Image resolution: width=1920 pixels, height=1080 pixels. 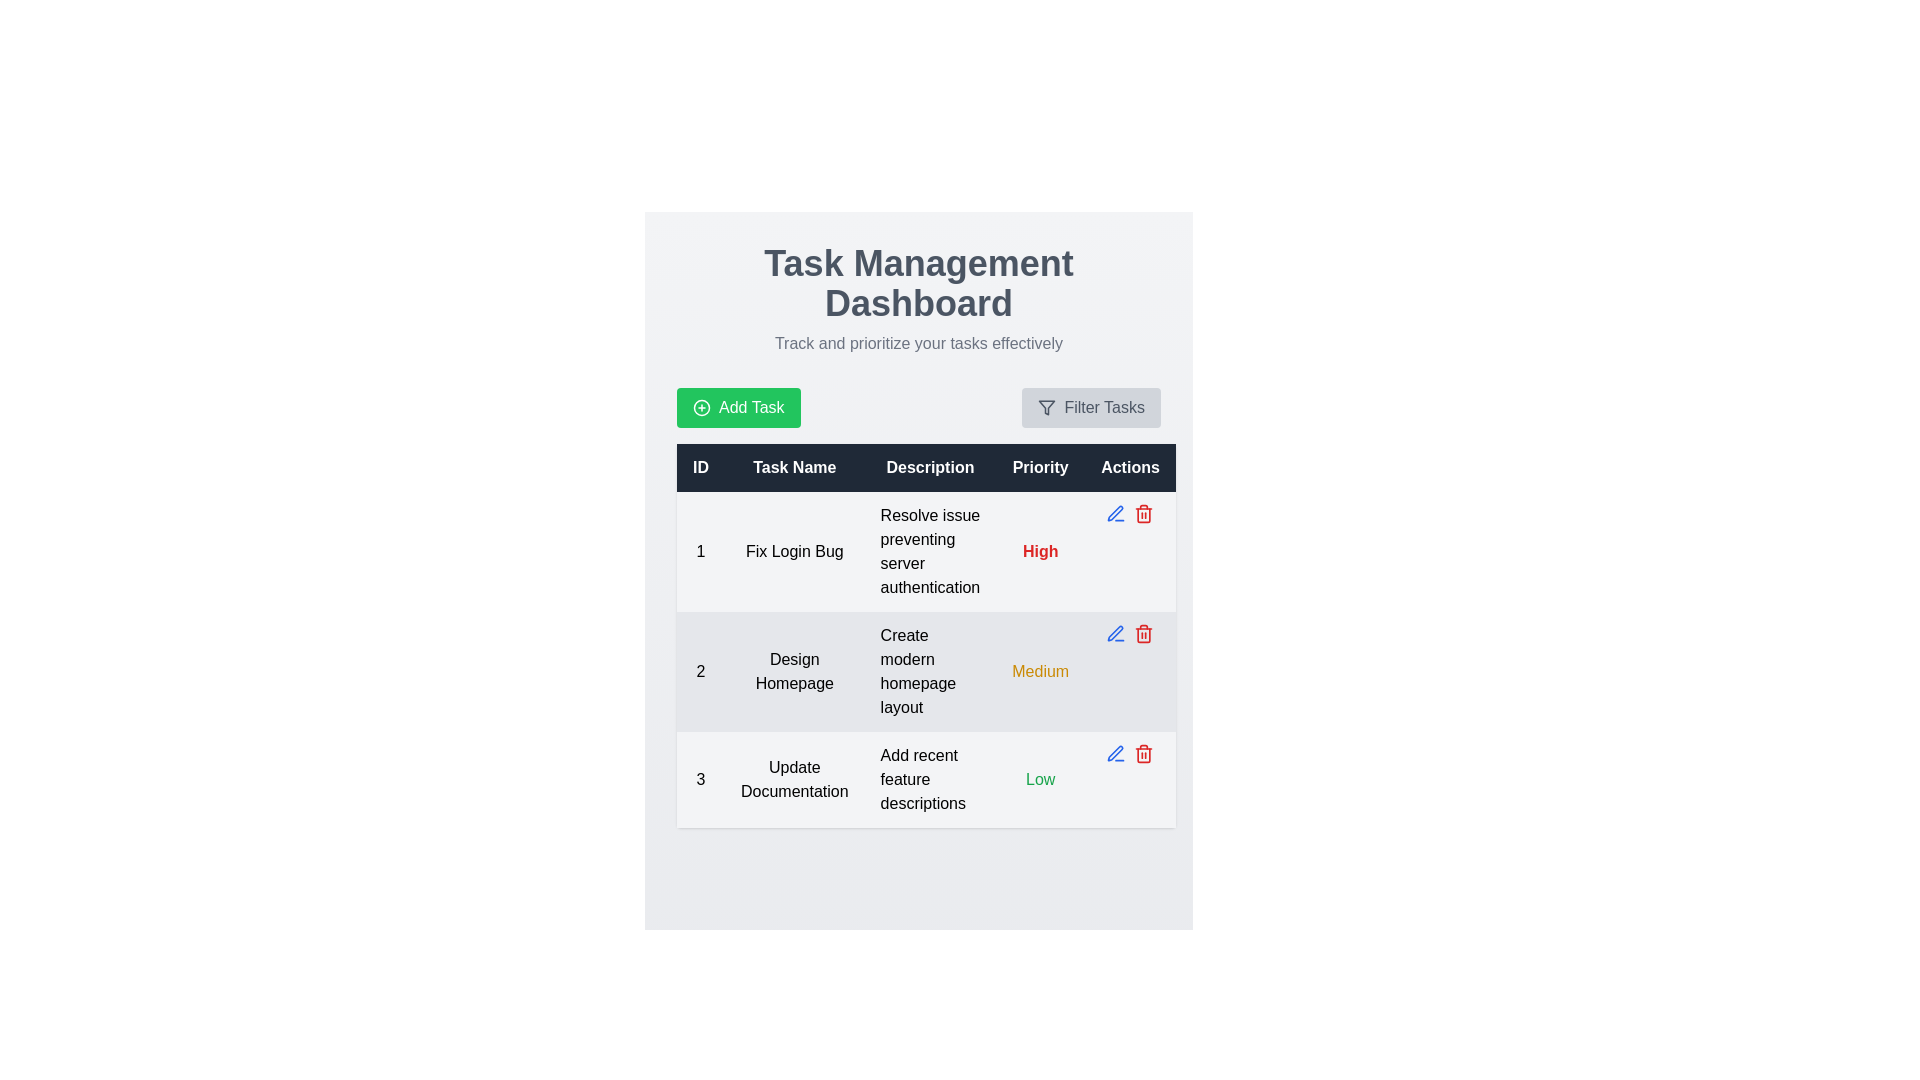 I want to click on the 'Medium' priority text label located in the 'Priority' column of the table for the 'Design Homepage' task, so click(x=1040, y=671).